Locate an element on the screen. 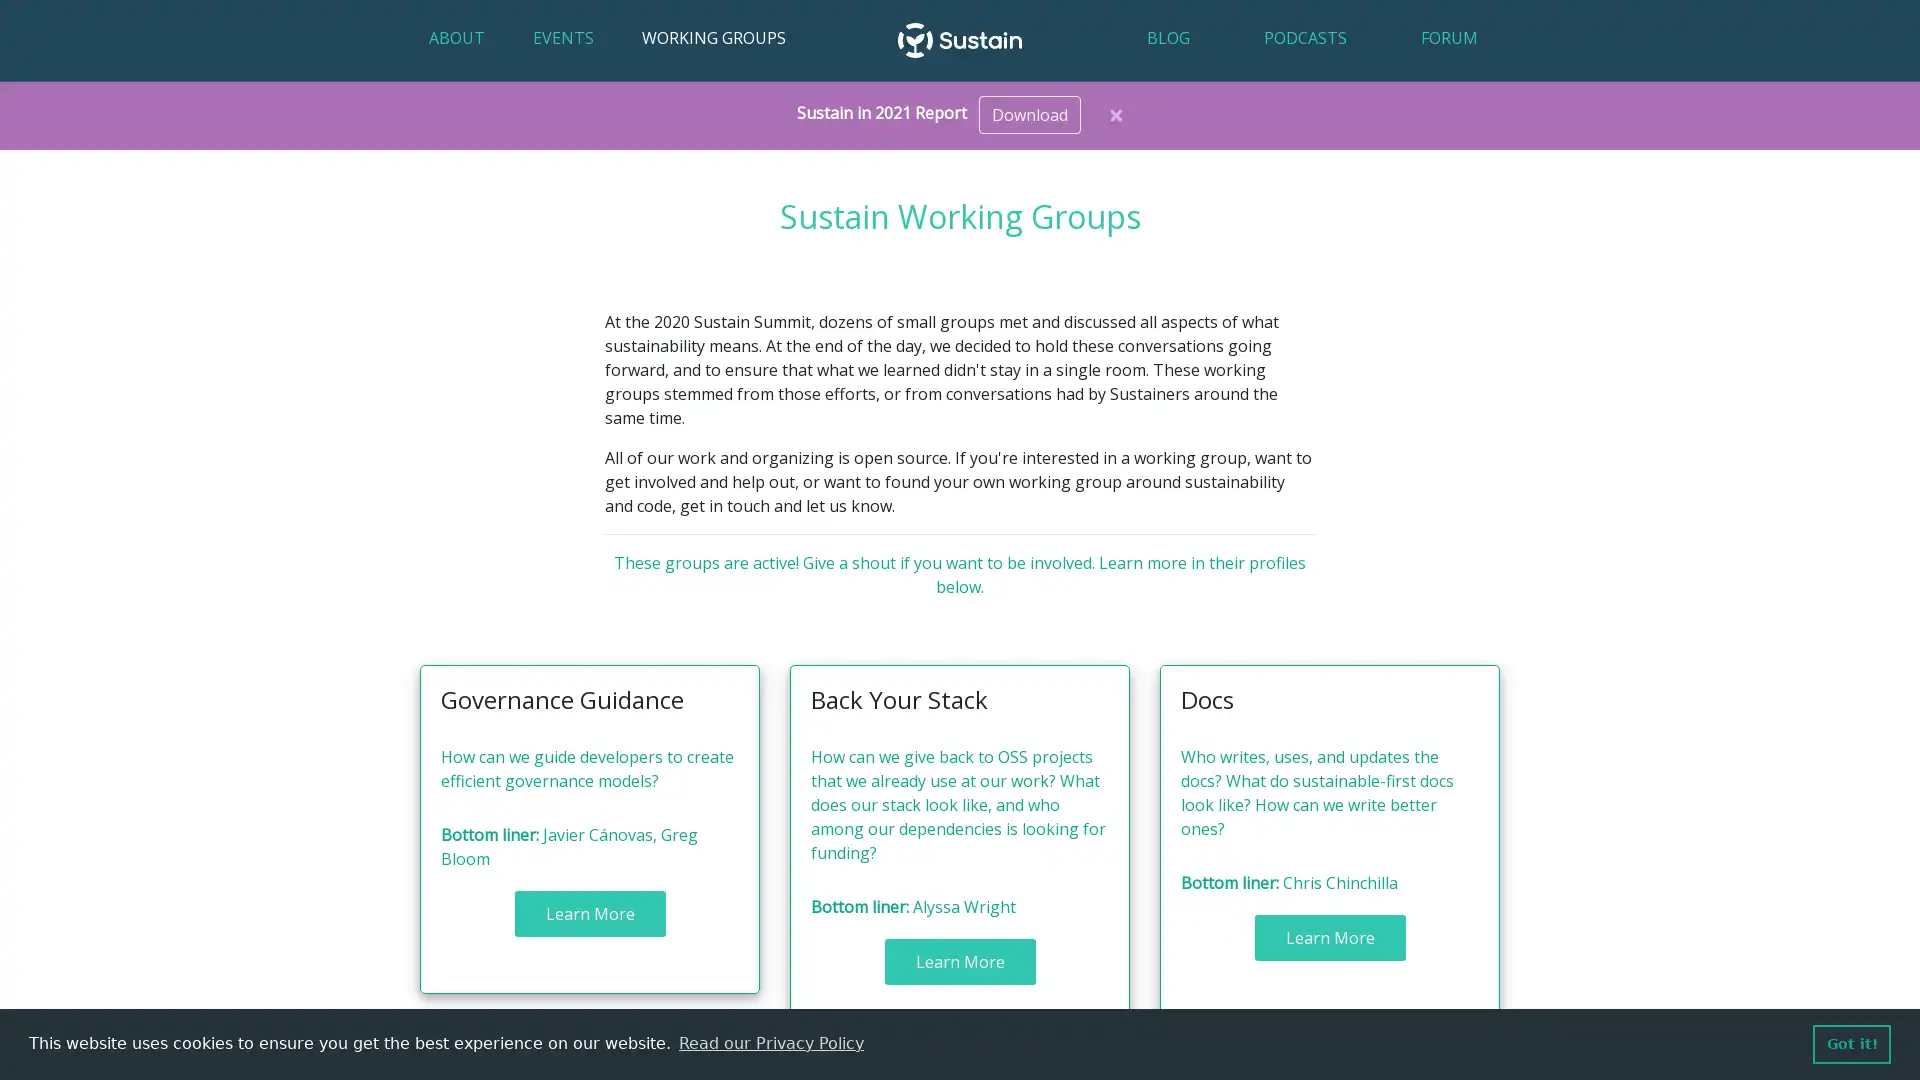 This screenshot has height=1080, width=1920. Close is located at coordinates (1115, 115).